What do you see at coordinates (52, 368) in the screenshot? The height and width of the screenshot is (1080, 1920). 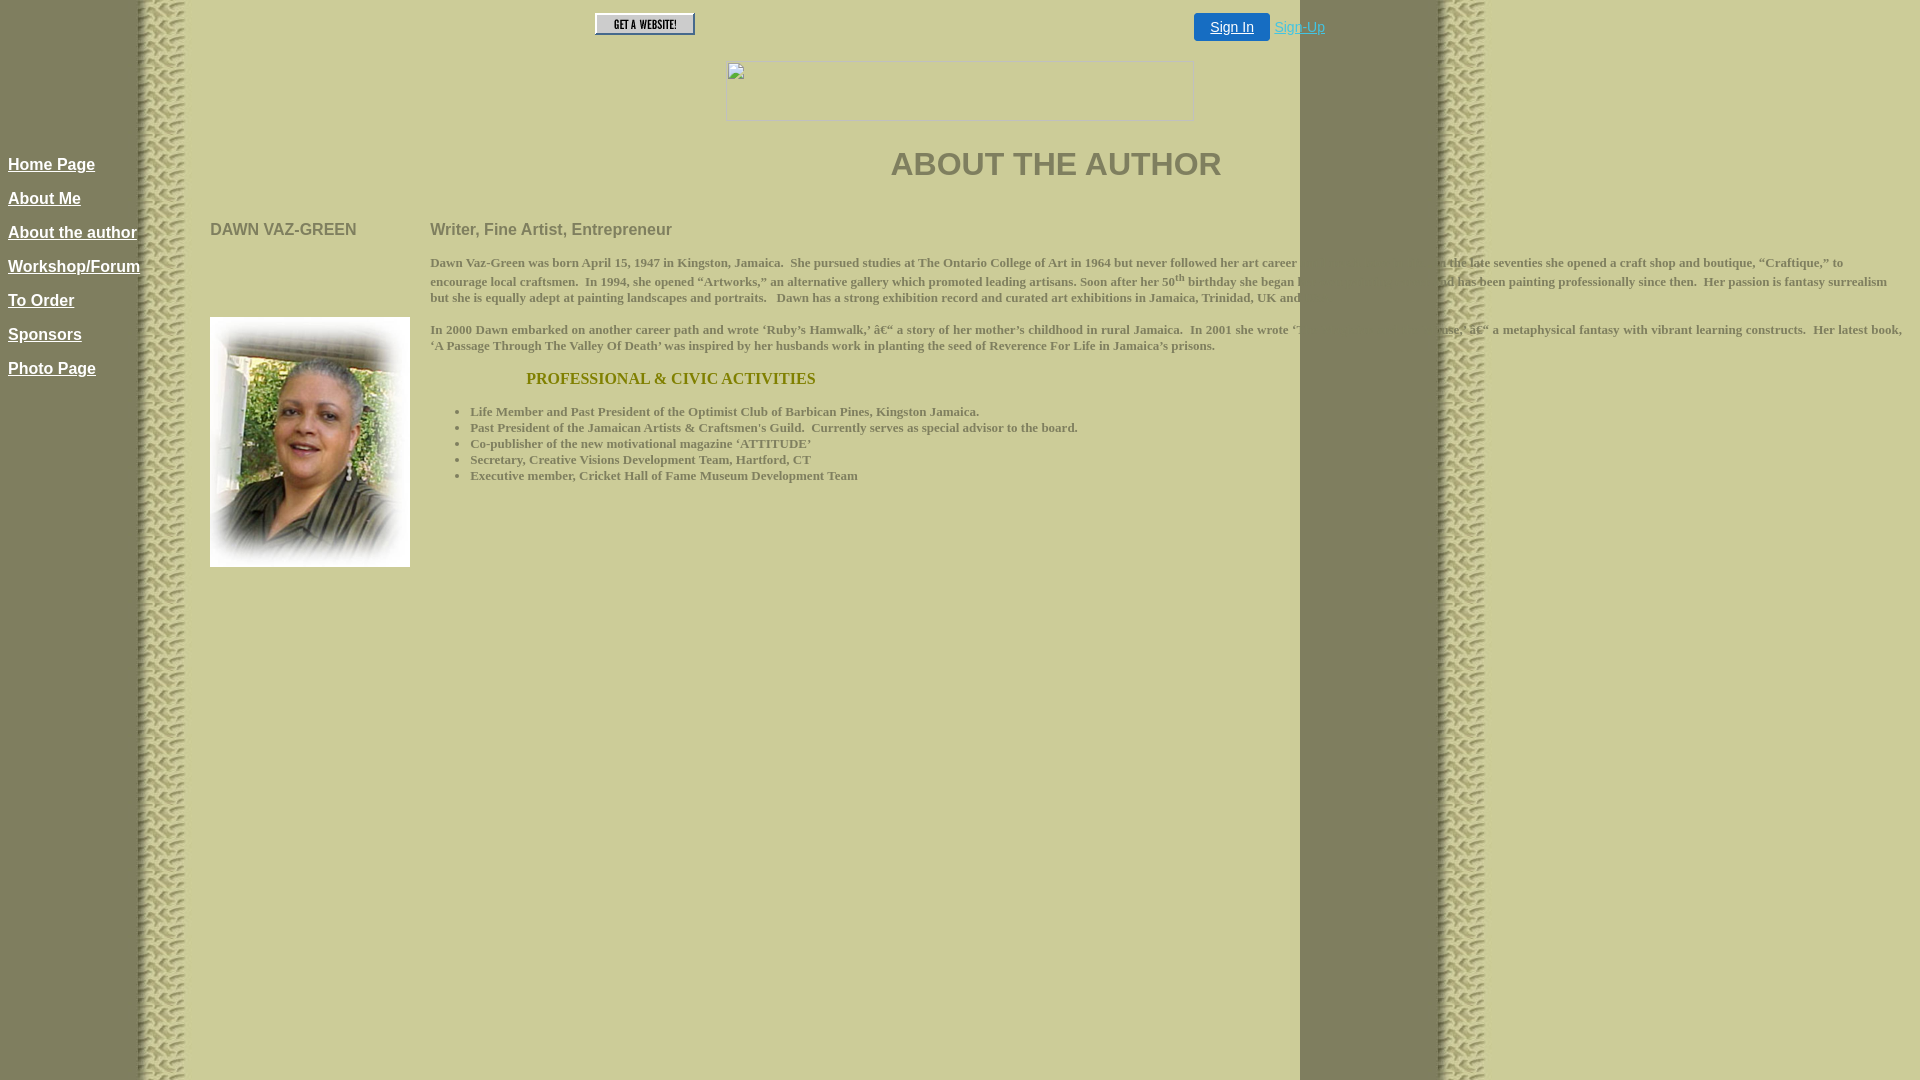 I see `'Photo Page'` at bounding box center [52, 368].